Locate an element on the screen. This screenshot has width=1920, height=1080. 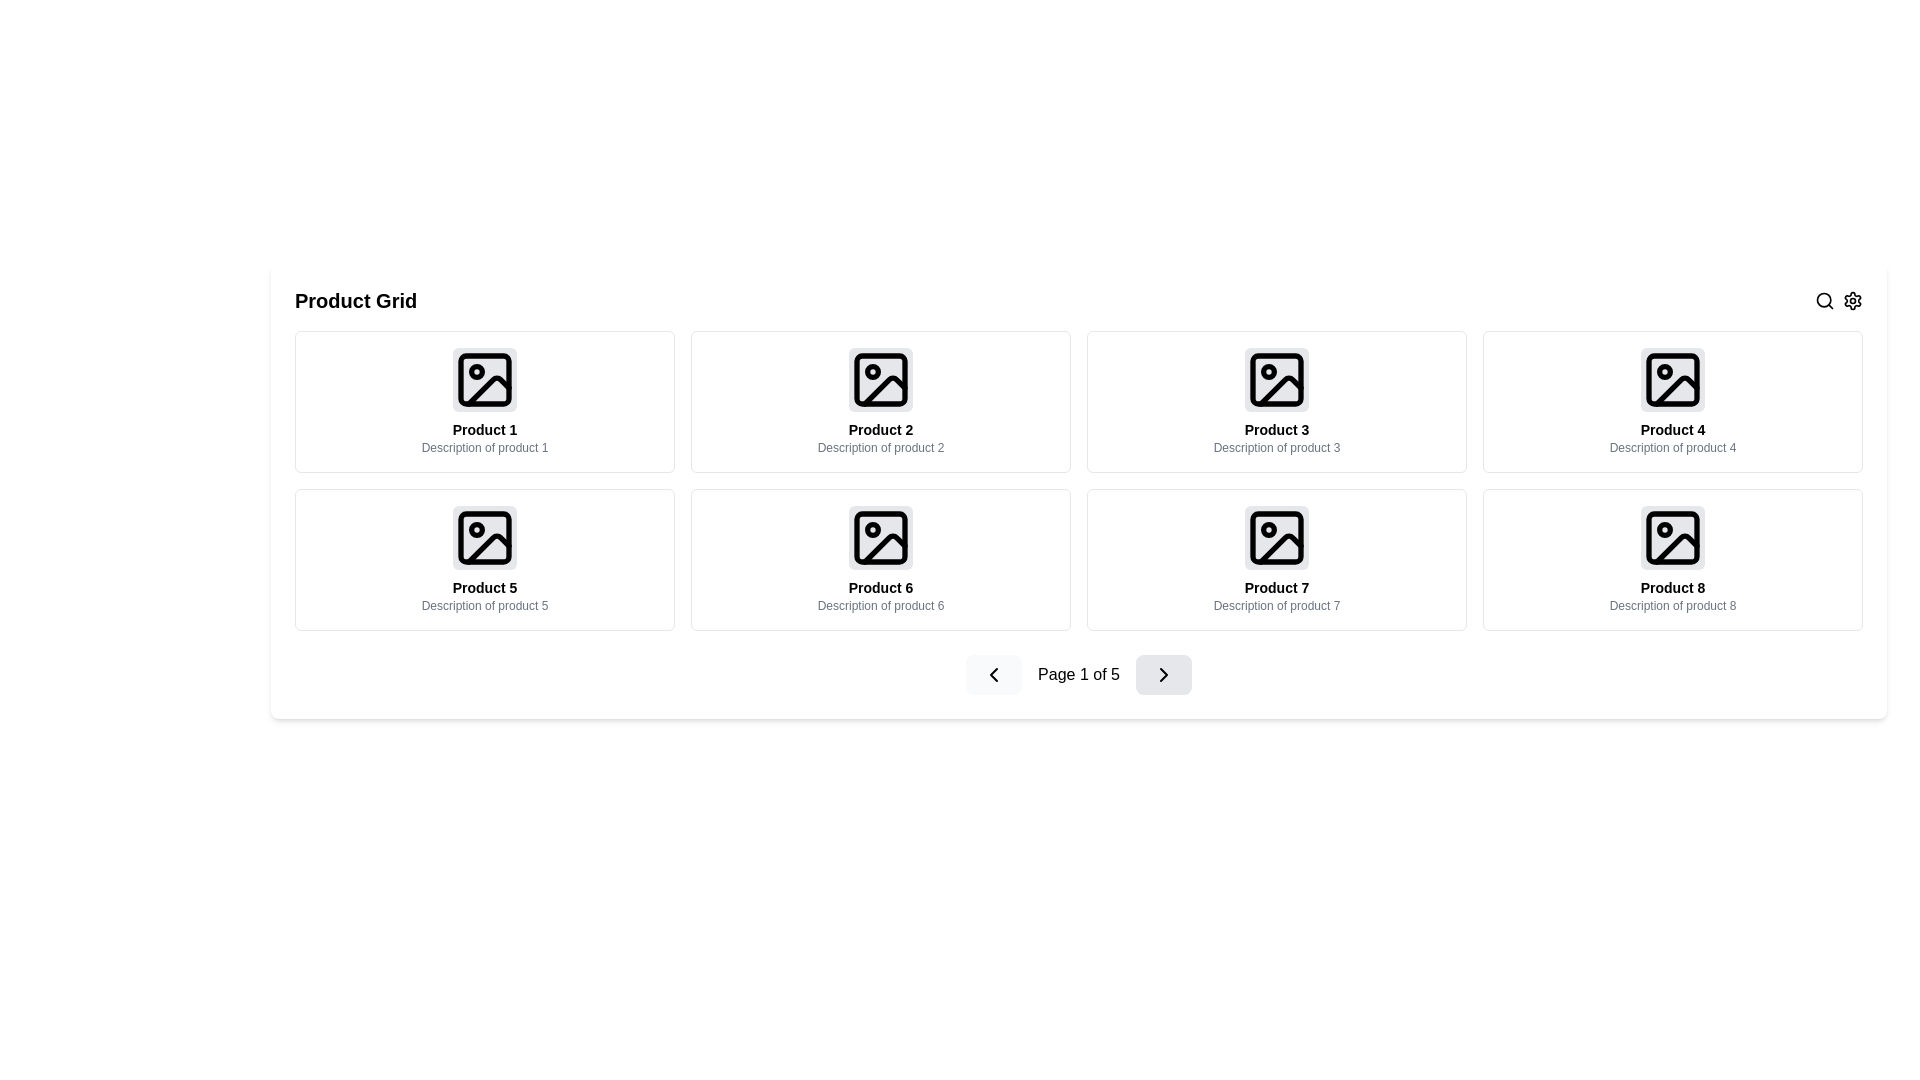
the icon of the third product card in the first row is located at coordinates (1275, 401).